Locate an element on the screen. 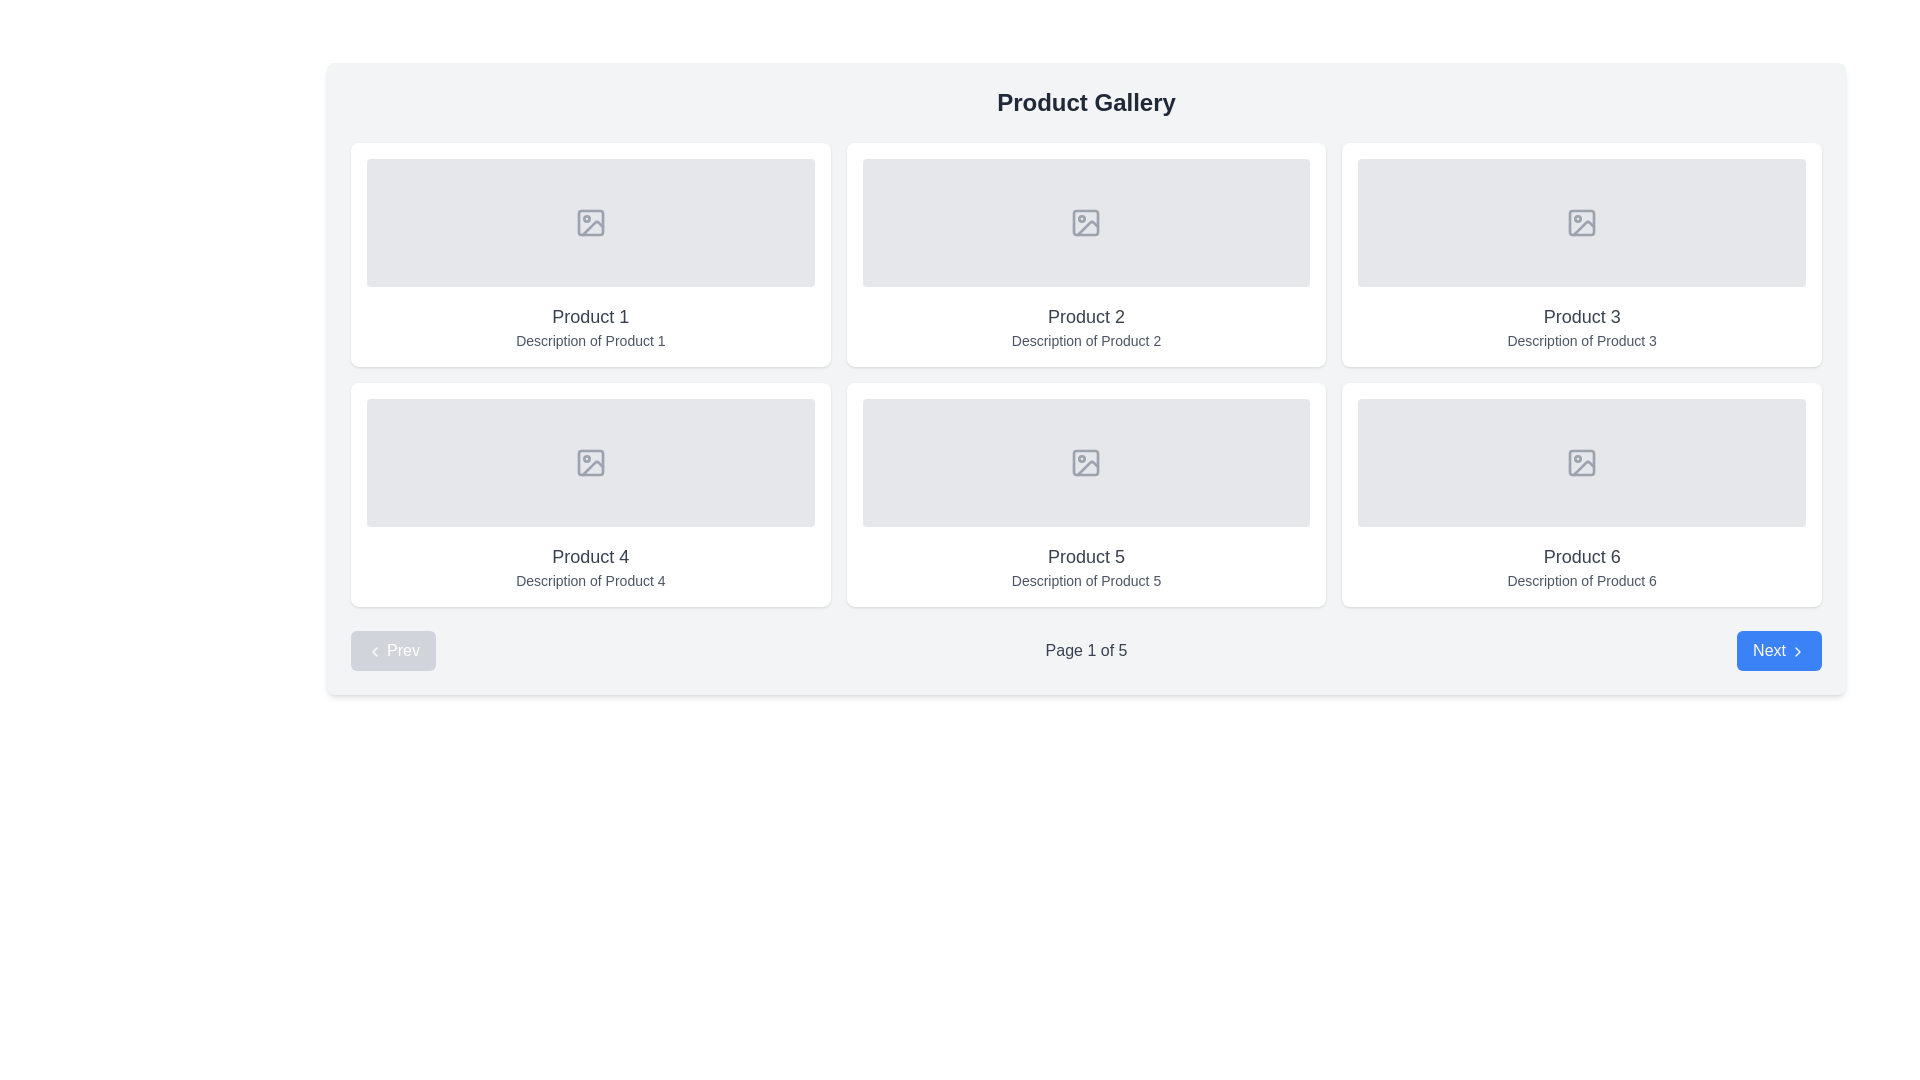  the text element displaying 'Page 1 of 5', which is styled in gray and located at the center bottom of the interface, between the 'Prev' and 'Next' buttons is located at coordinates (1085, 651).